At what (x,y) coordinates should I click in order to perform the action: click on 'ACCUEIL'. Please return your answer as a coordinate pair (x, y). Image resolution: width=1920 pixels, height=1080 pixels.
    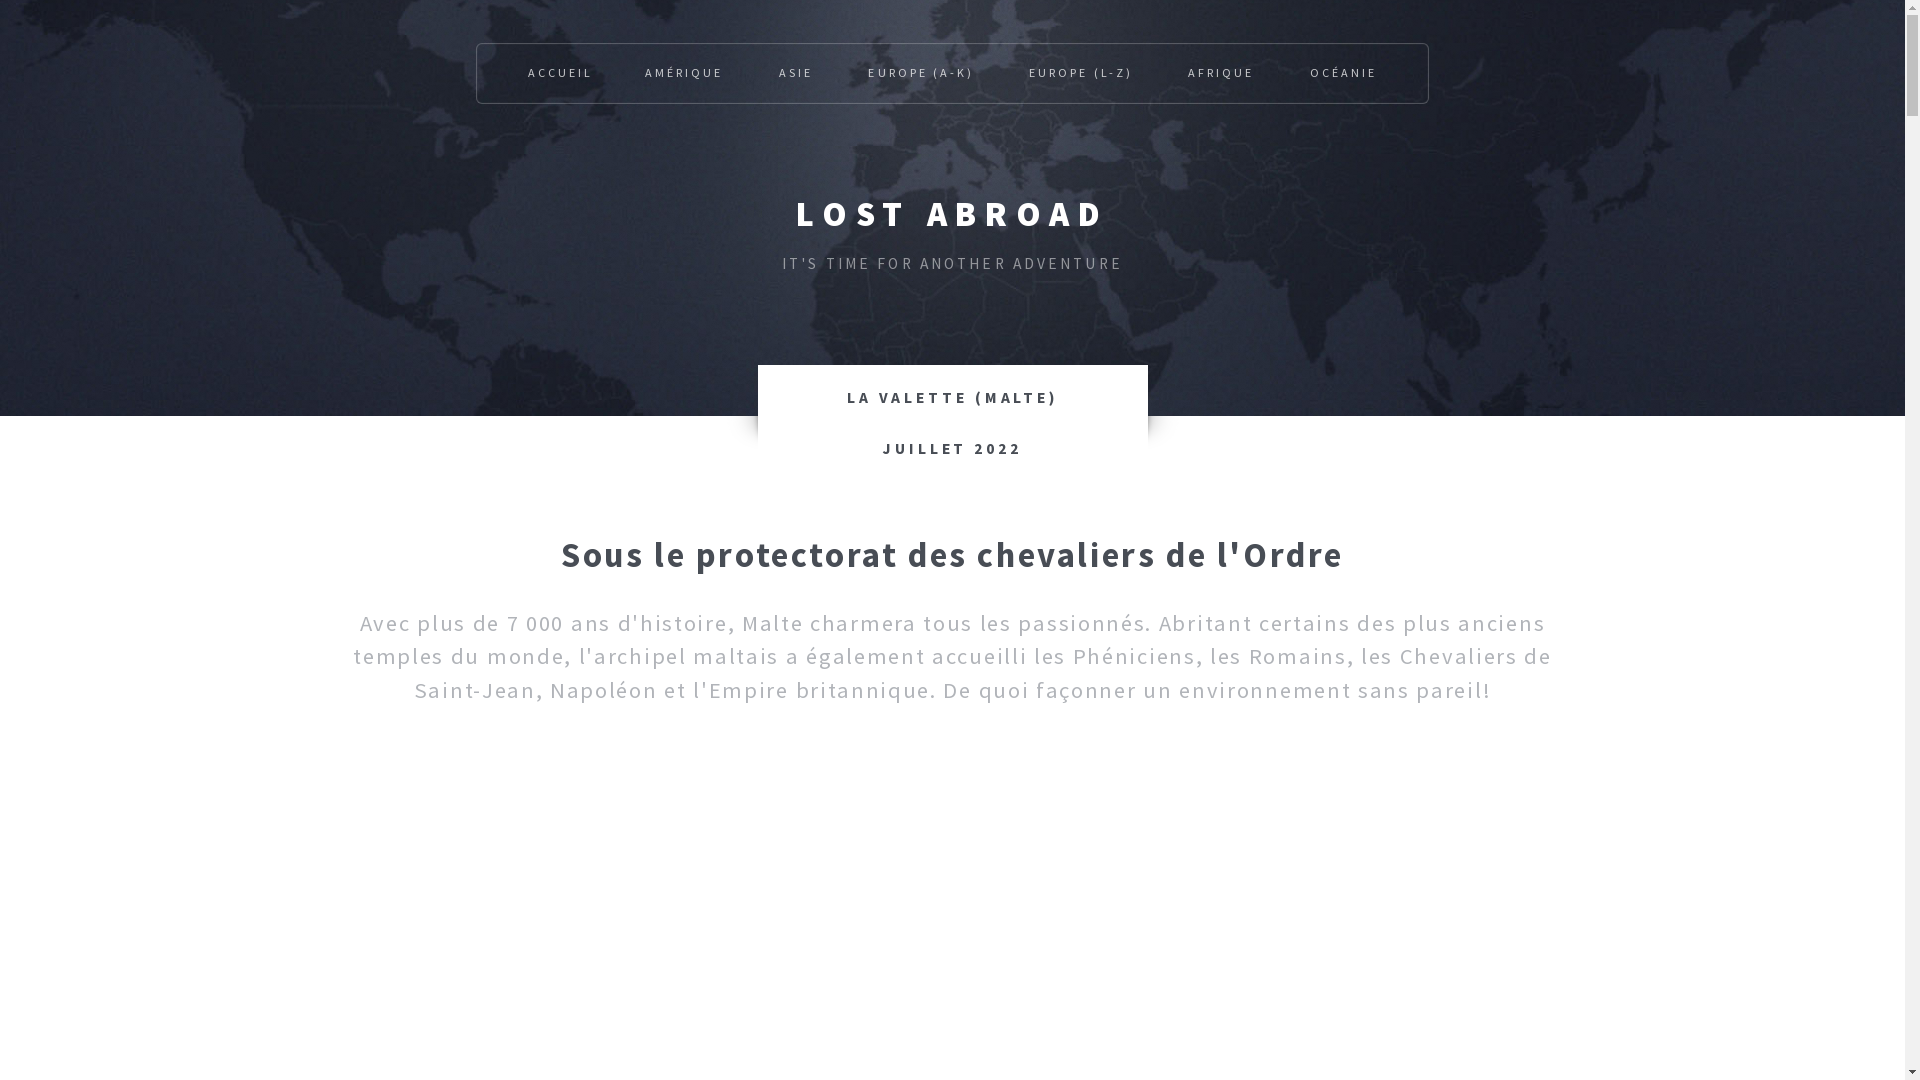
    Looking at the image, I should click on (560, 72).